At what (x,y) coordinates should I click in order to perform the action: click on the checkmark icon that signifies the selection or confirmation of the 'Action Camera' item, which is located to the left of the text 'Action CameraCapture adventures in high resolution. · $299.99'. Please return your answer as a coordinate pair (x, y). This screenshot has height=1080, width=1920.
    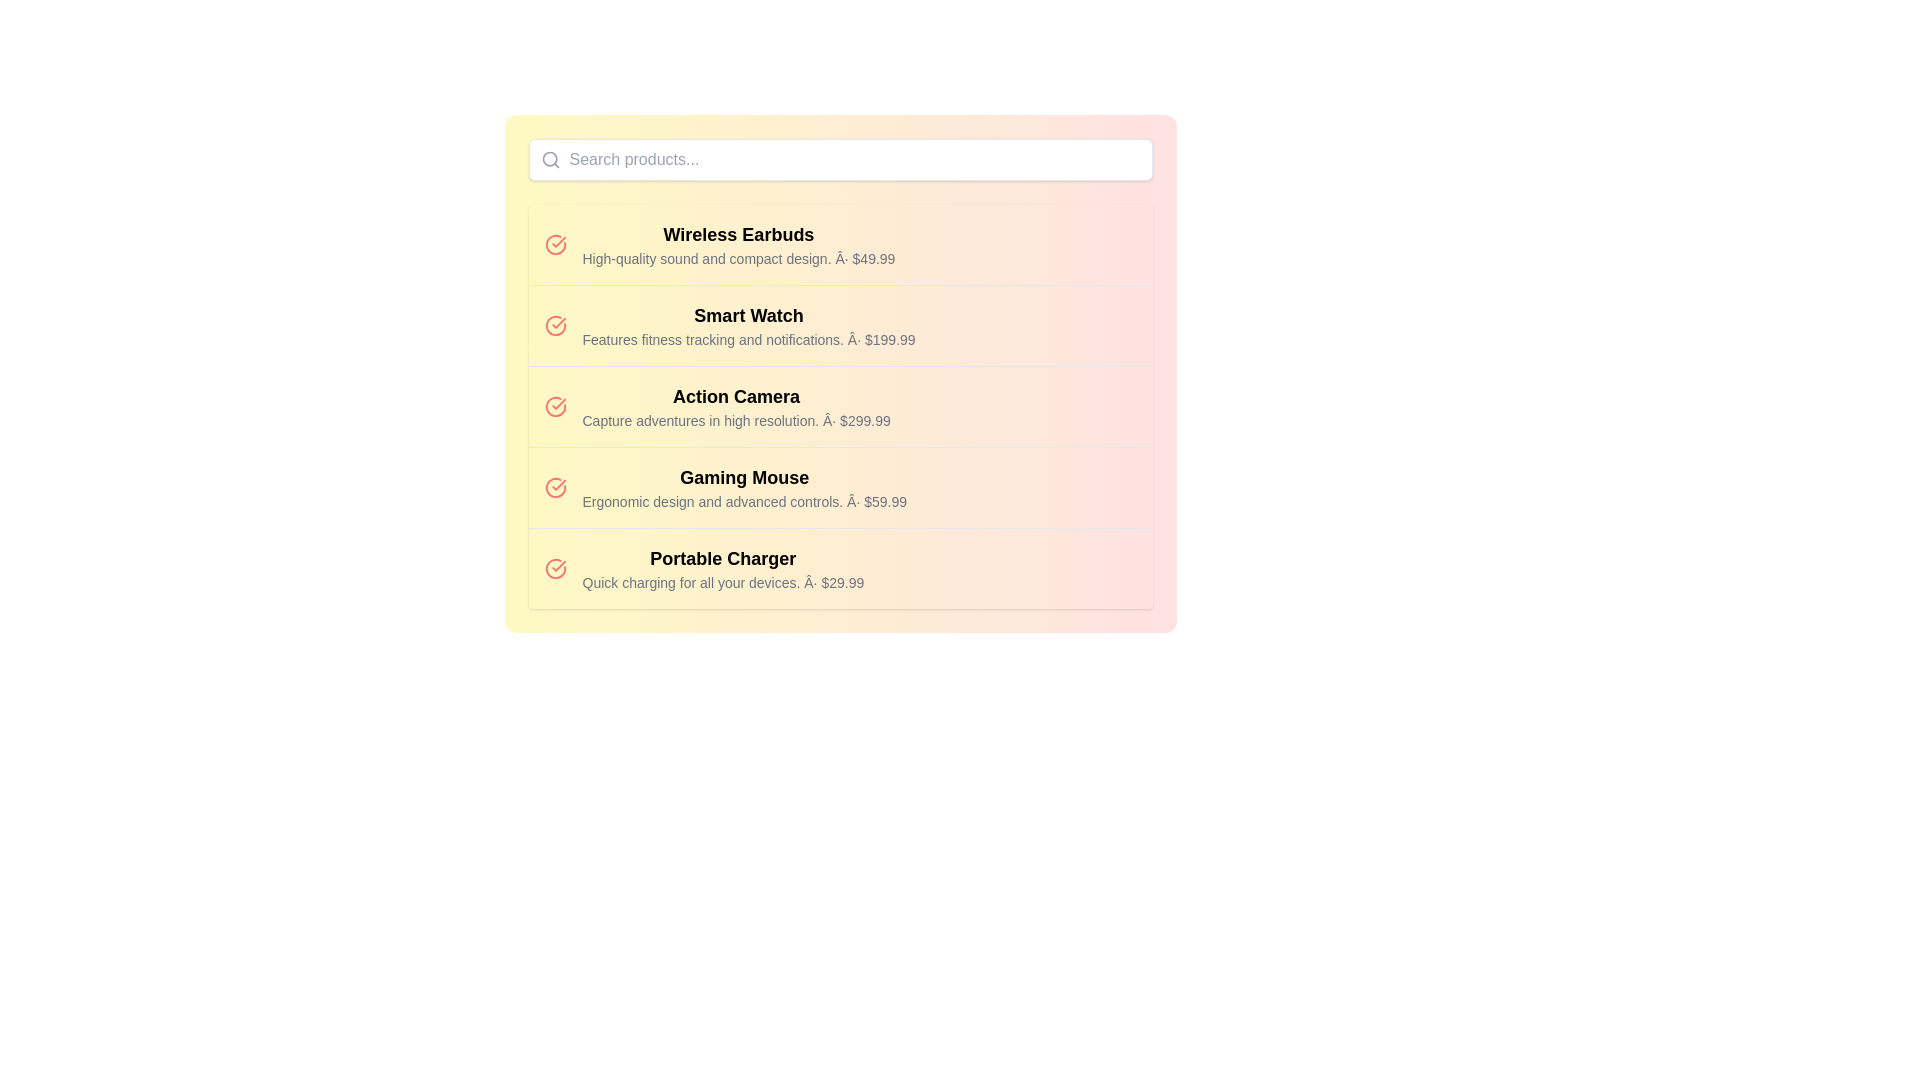
    Looking at the image, I should click on (555, 406).